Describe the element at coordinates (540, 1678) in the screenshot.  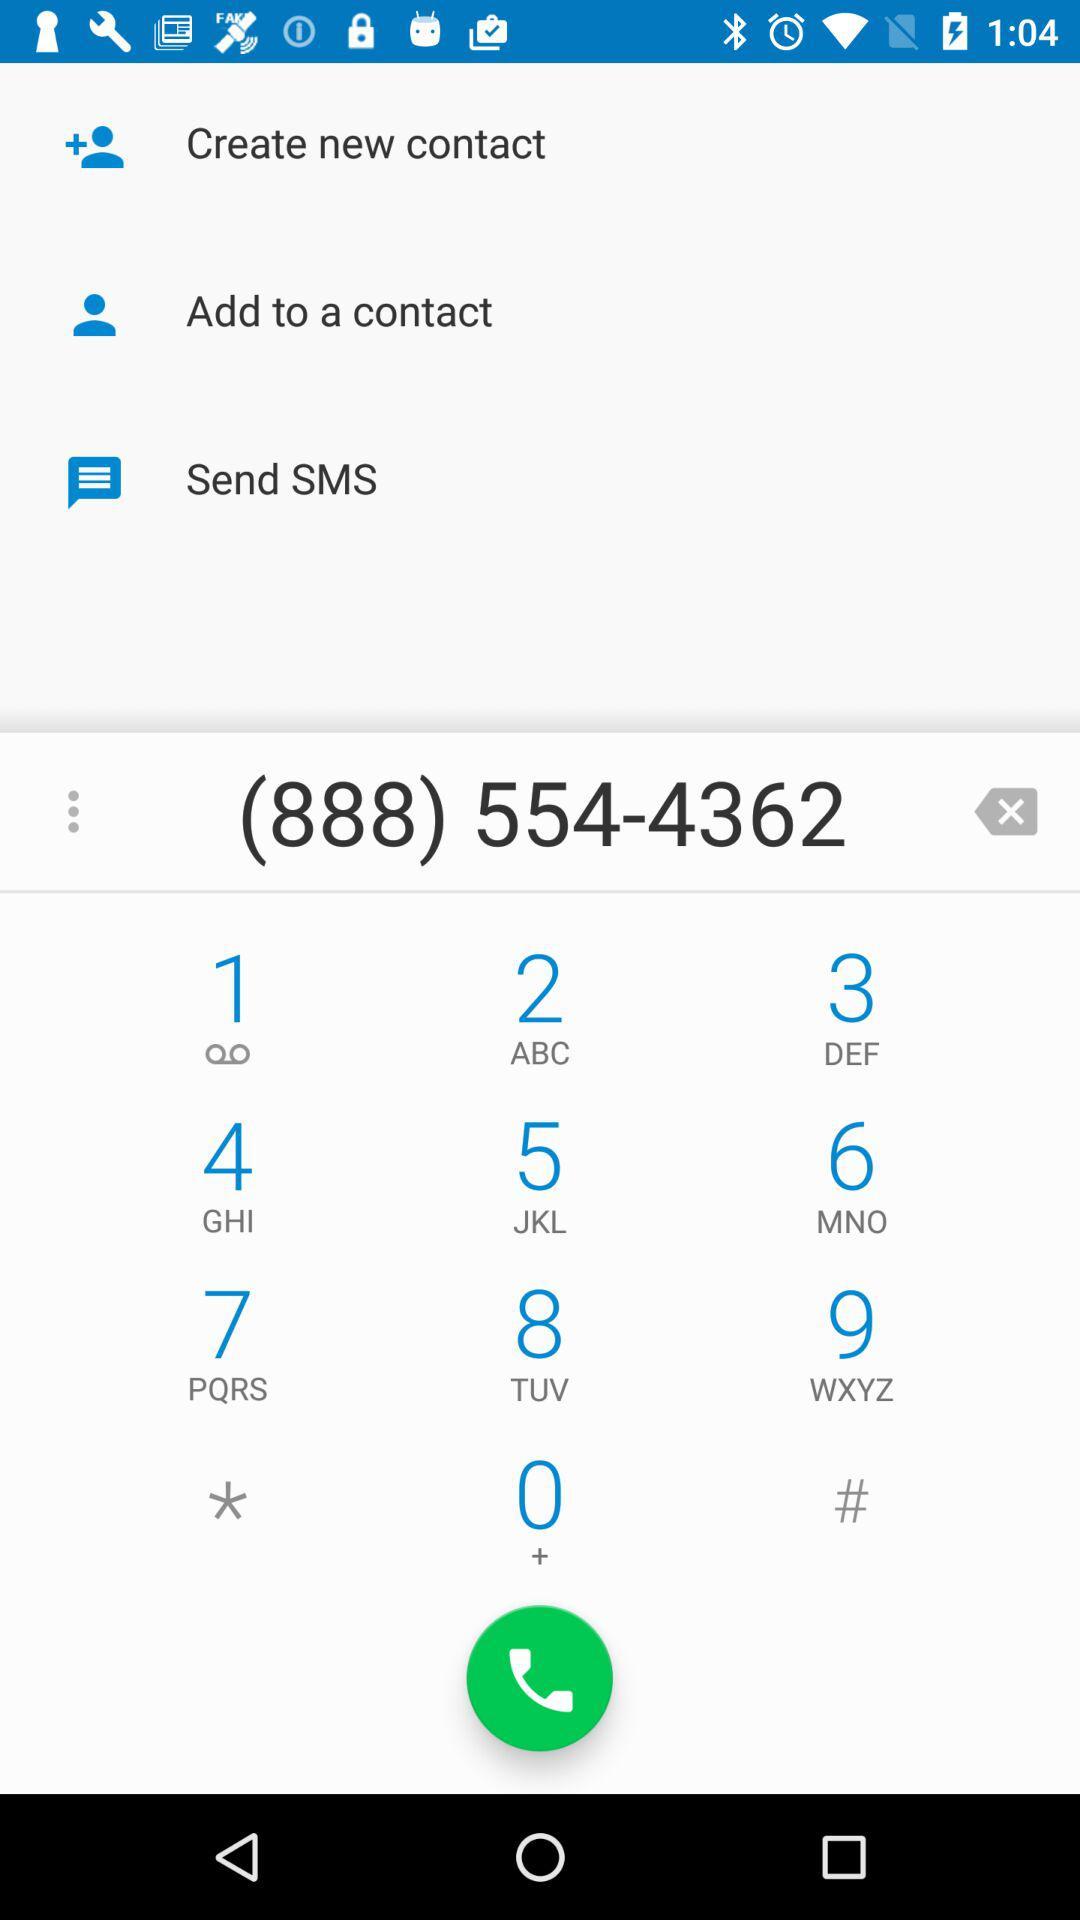
I see `the call icon` at that location.